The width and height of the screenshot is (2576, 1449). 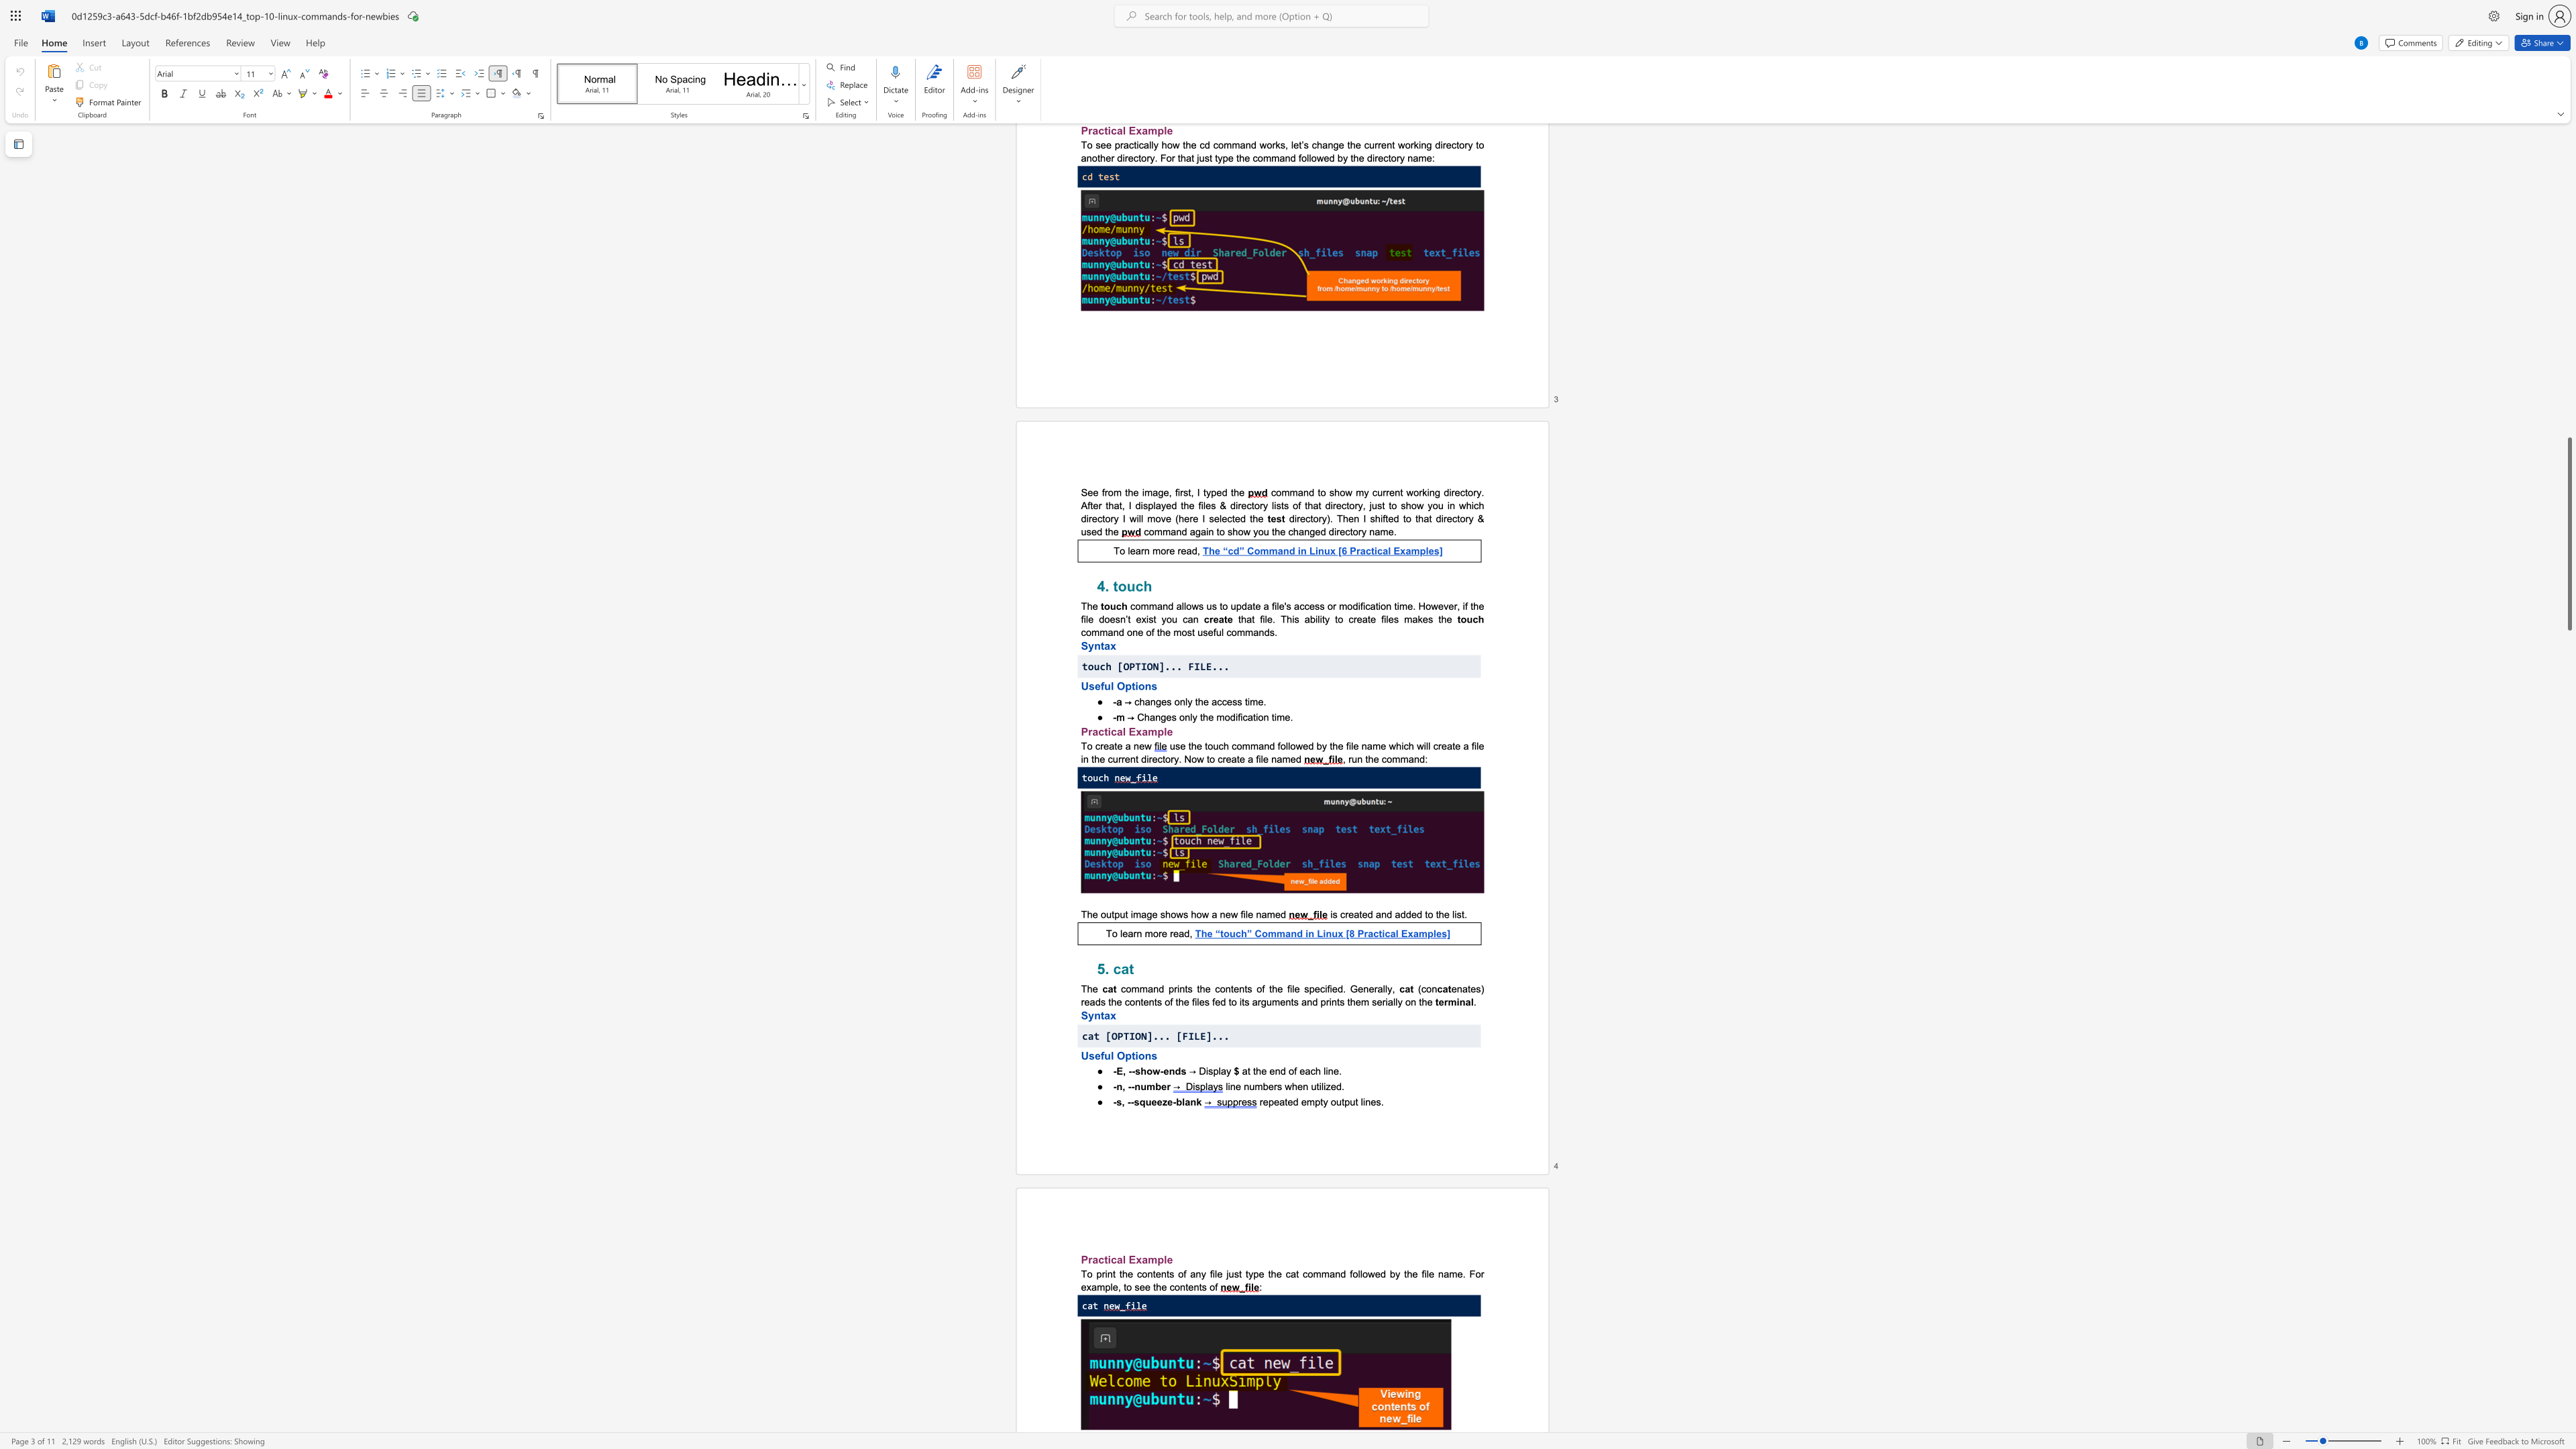 I want to click on the subset text "its" within the text "enates) reads the contents of the files fed to its arguments and prints them serially on the", so click(x=1238, y=1001).